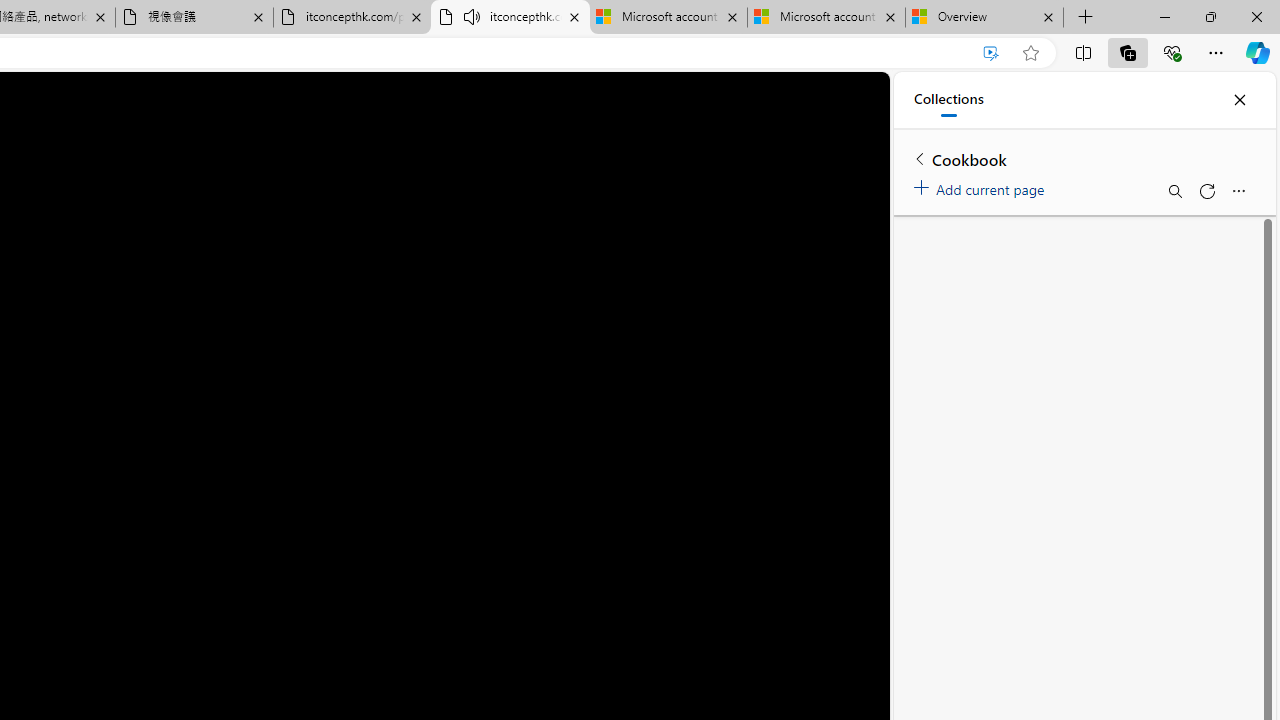 The image size is (1280, 720). Describe the element at coordinates (919, 158) in the screenshot. I see `'Back to list of collections'` at that location.